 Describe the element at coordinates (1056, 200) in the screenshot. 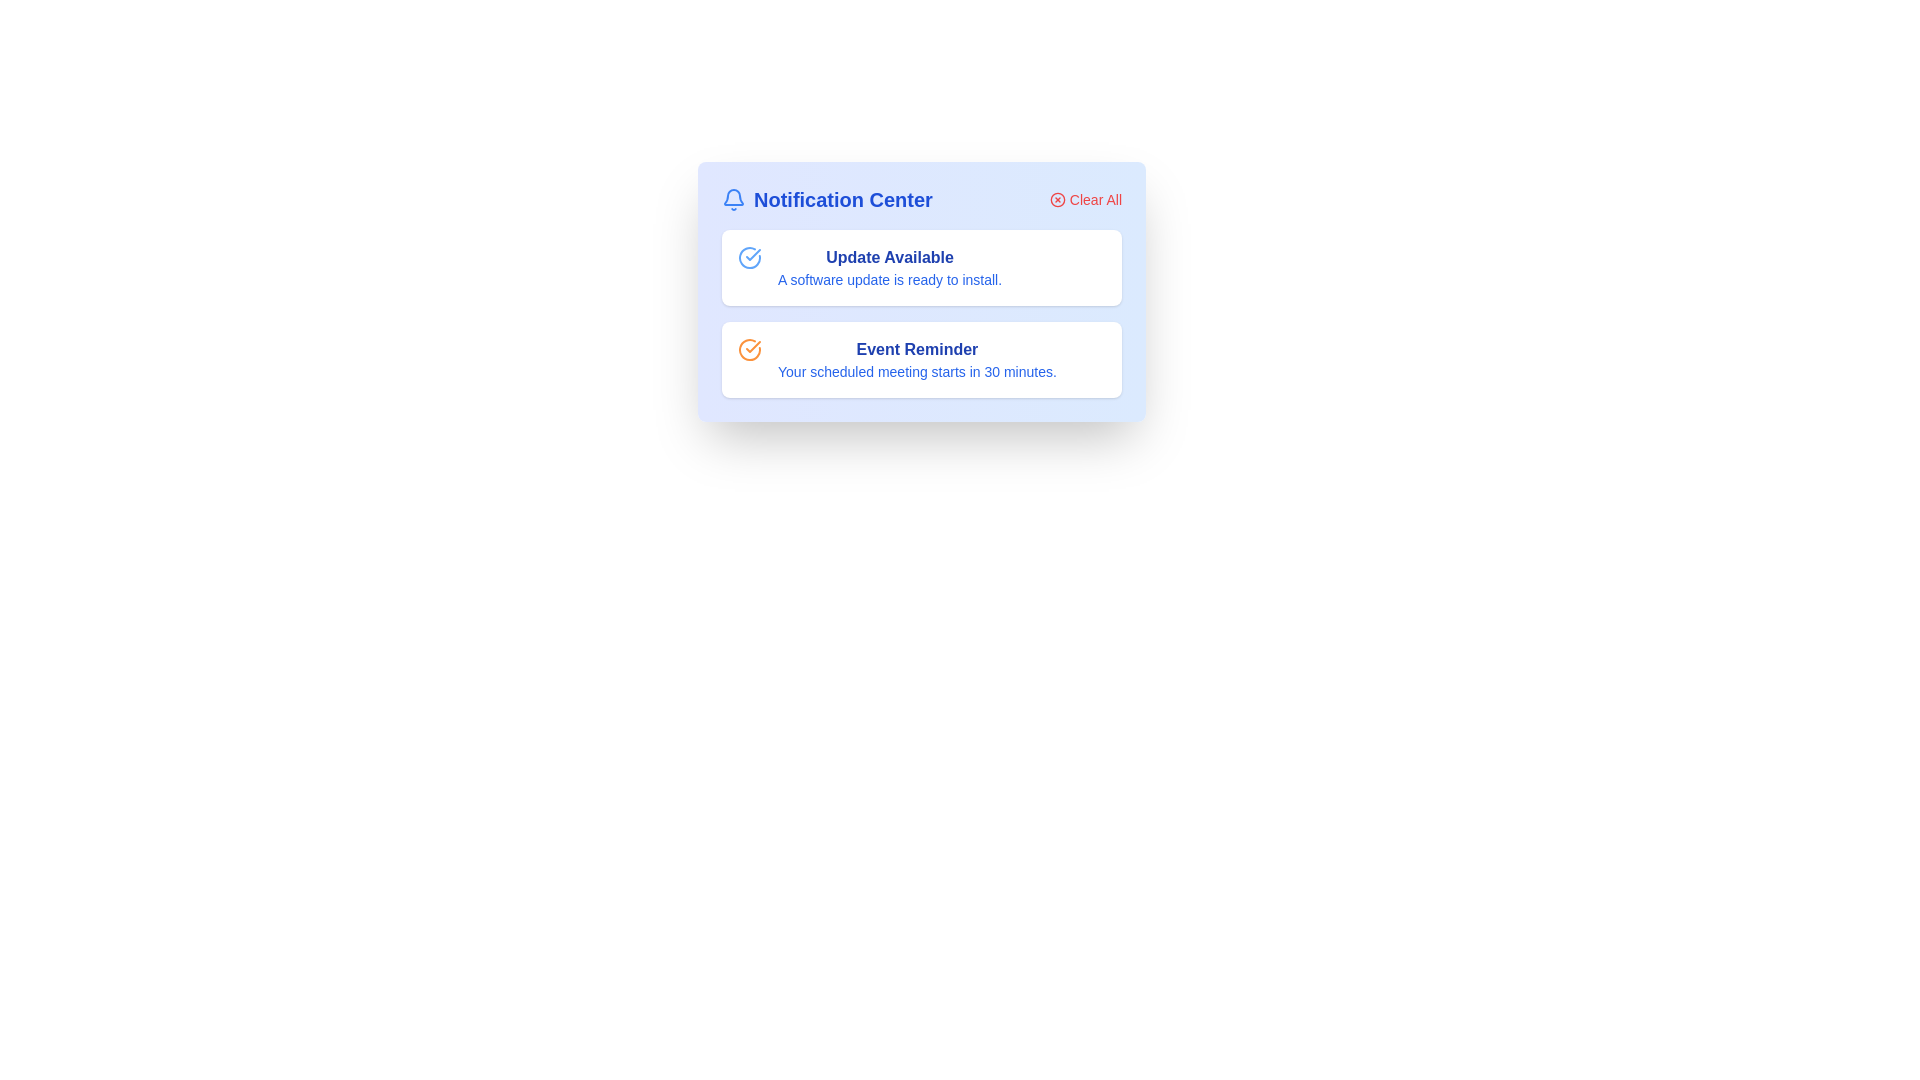

I see `the circular icon located in the top-right area of the notification center within the 'Clear All' control` at that location.